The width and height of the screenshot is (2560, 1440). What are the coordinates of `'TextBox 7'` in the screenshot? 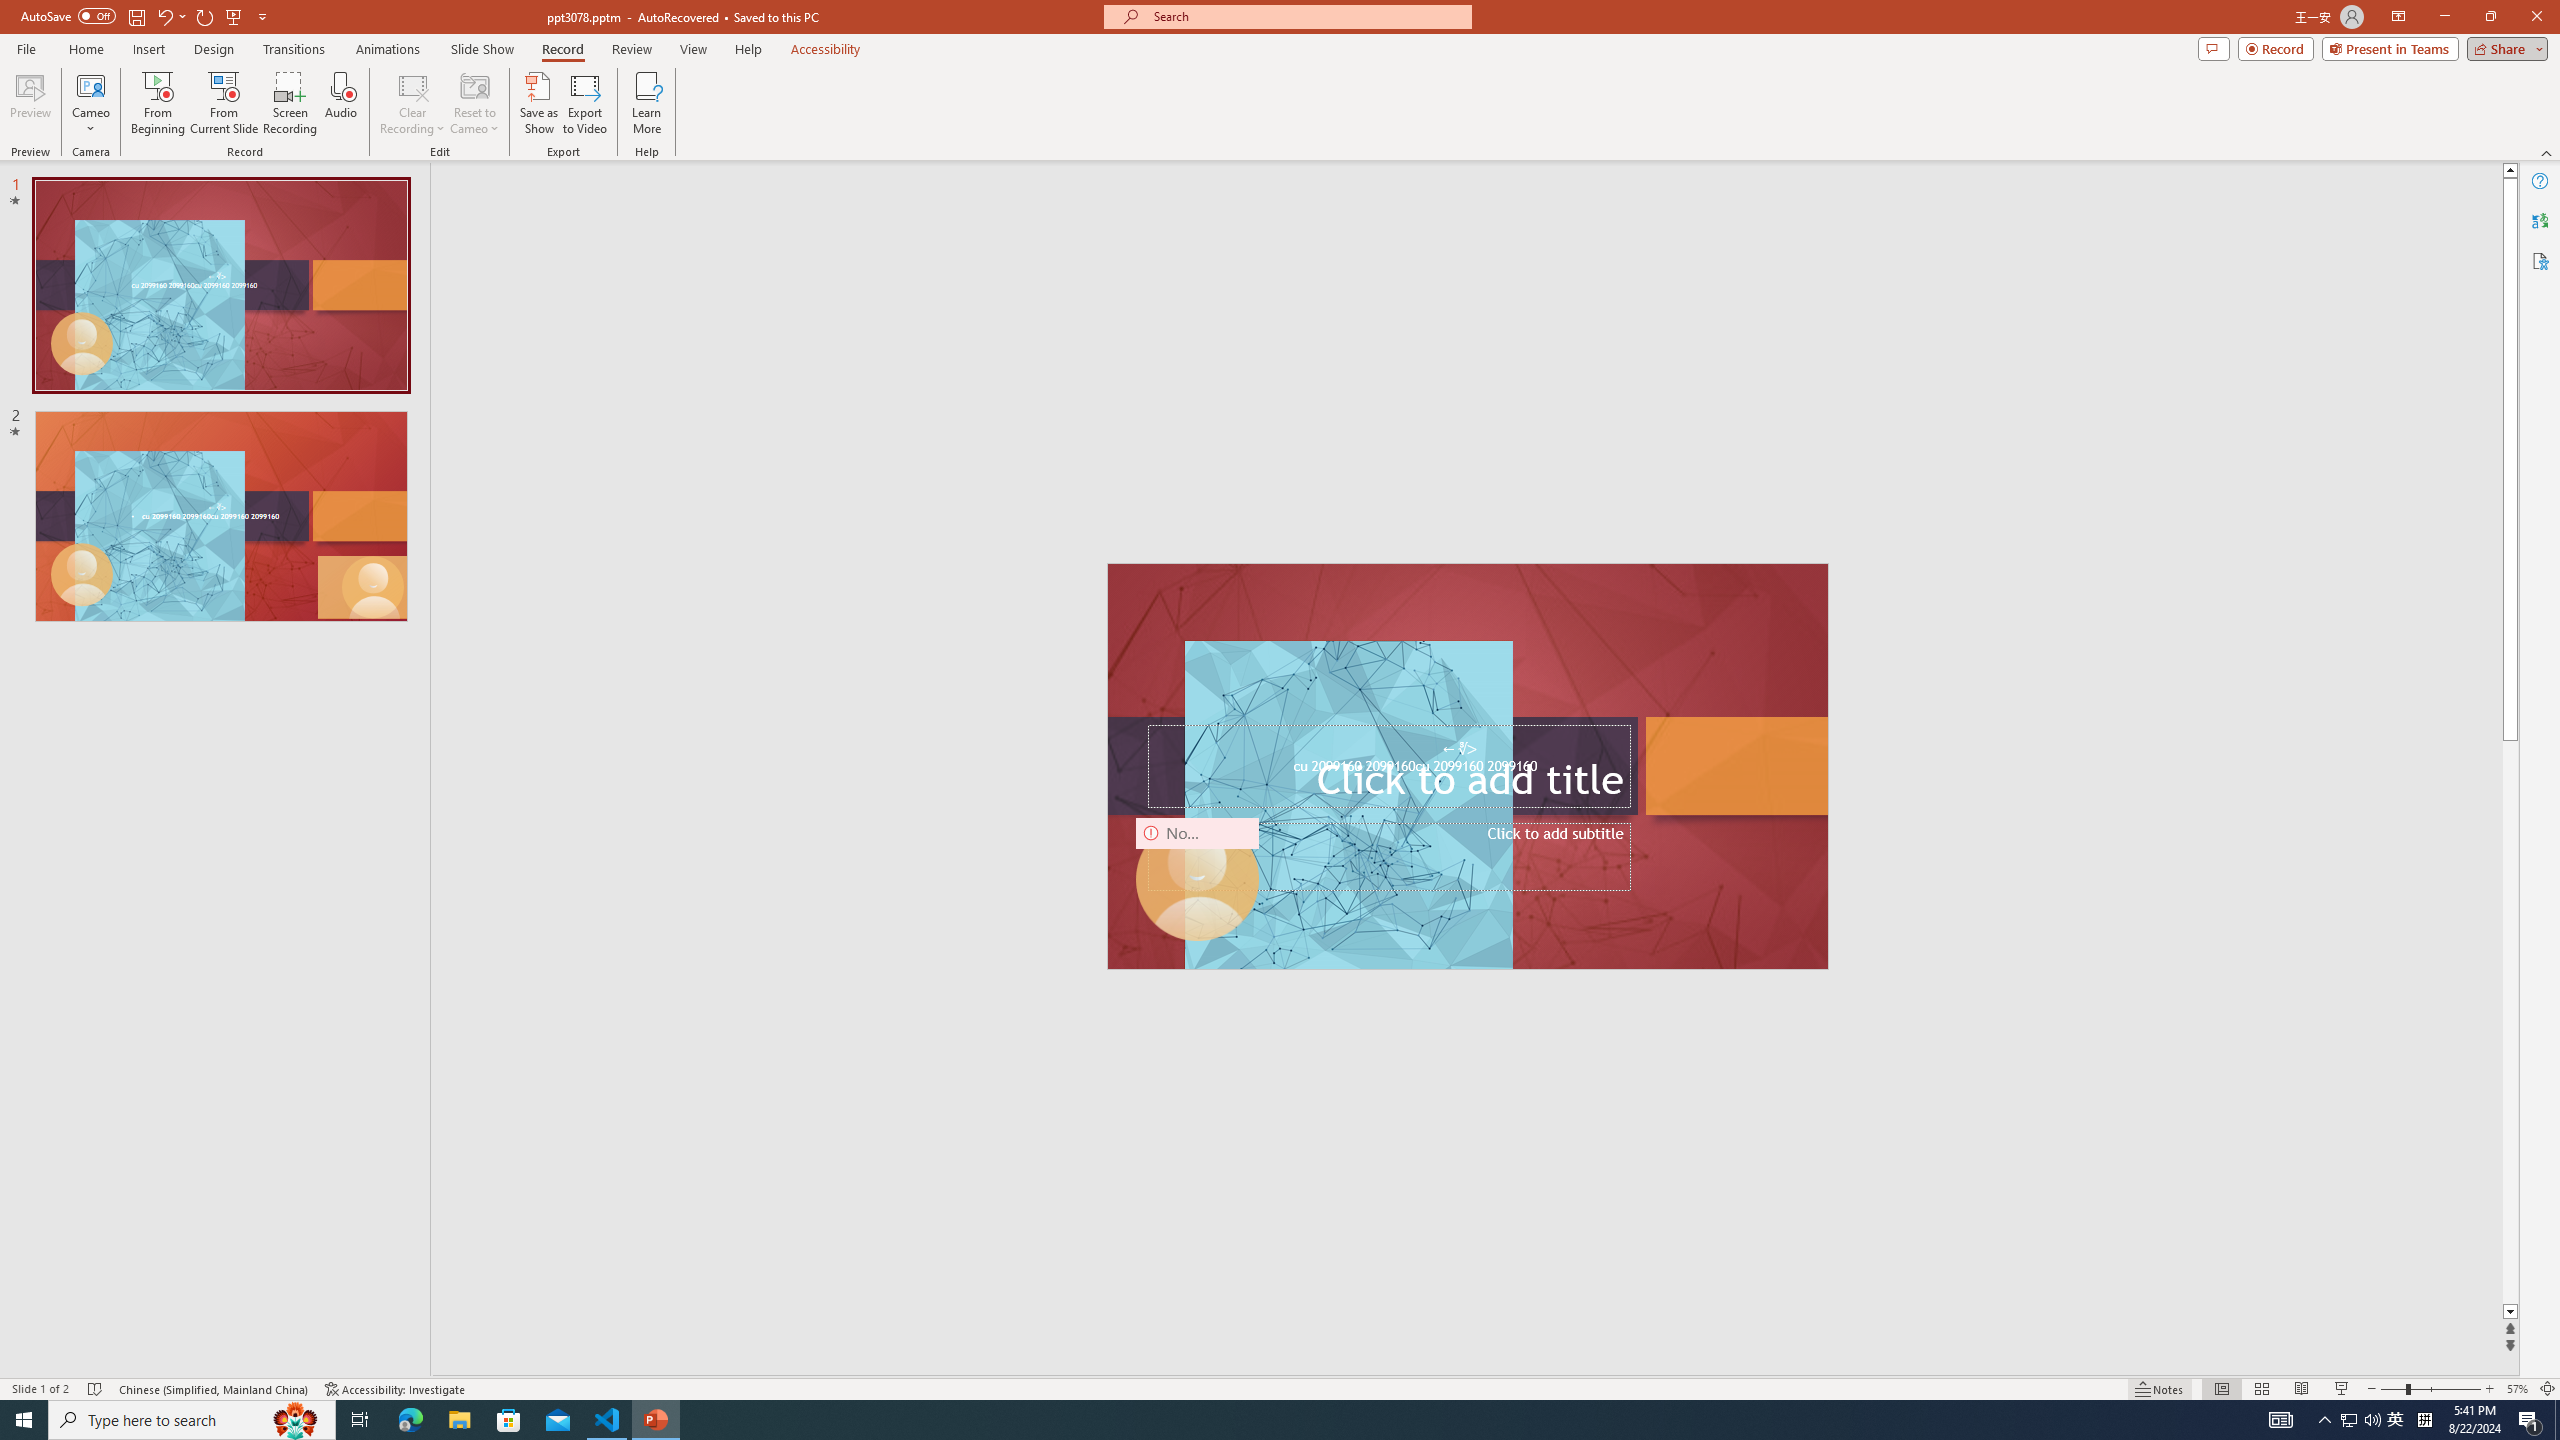 It's located at (1459, 748).